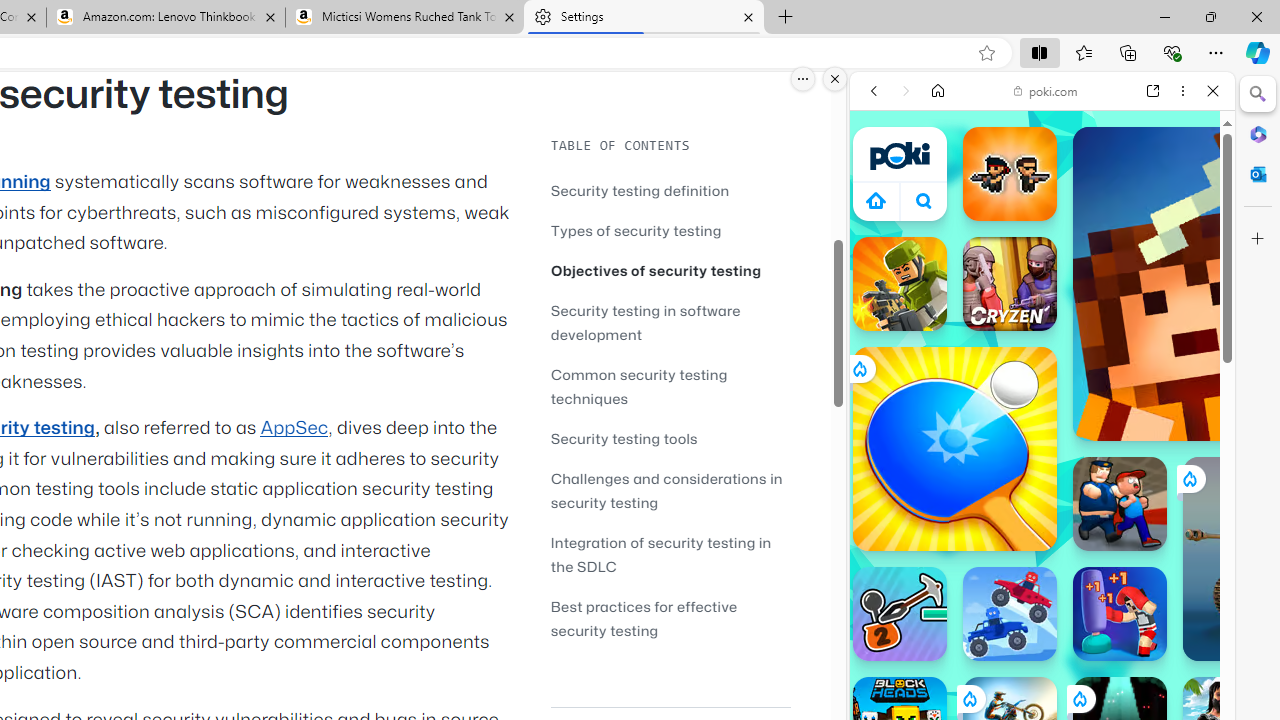 Image resolution: width=1280 pixels, height=720 pixels. What do you see at coordinates (670, 229) in the screenshot?
I see `'Types of security testing'` at bounding box center [670, 229].